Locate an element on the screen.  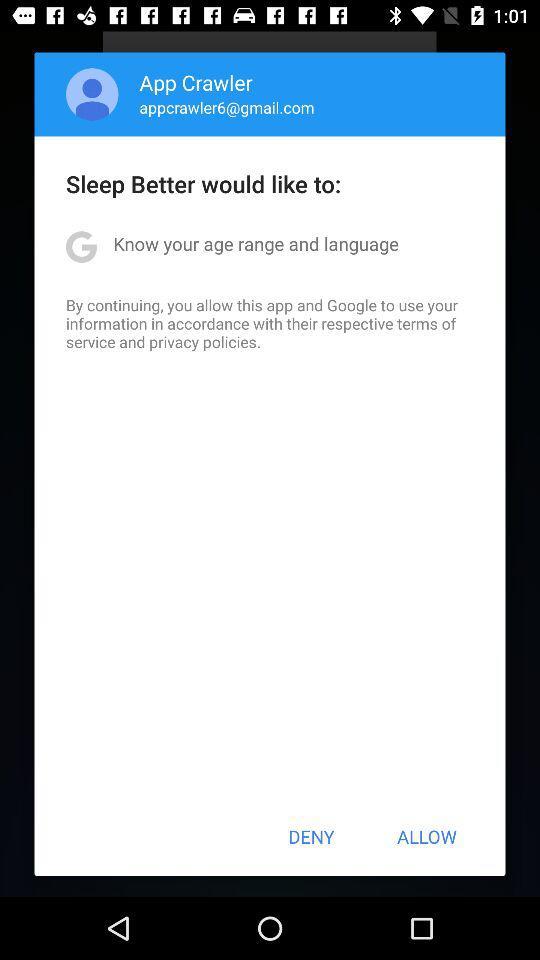
the icon below by continuing you is located at coordinates (311, 836).